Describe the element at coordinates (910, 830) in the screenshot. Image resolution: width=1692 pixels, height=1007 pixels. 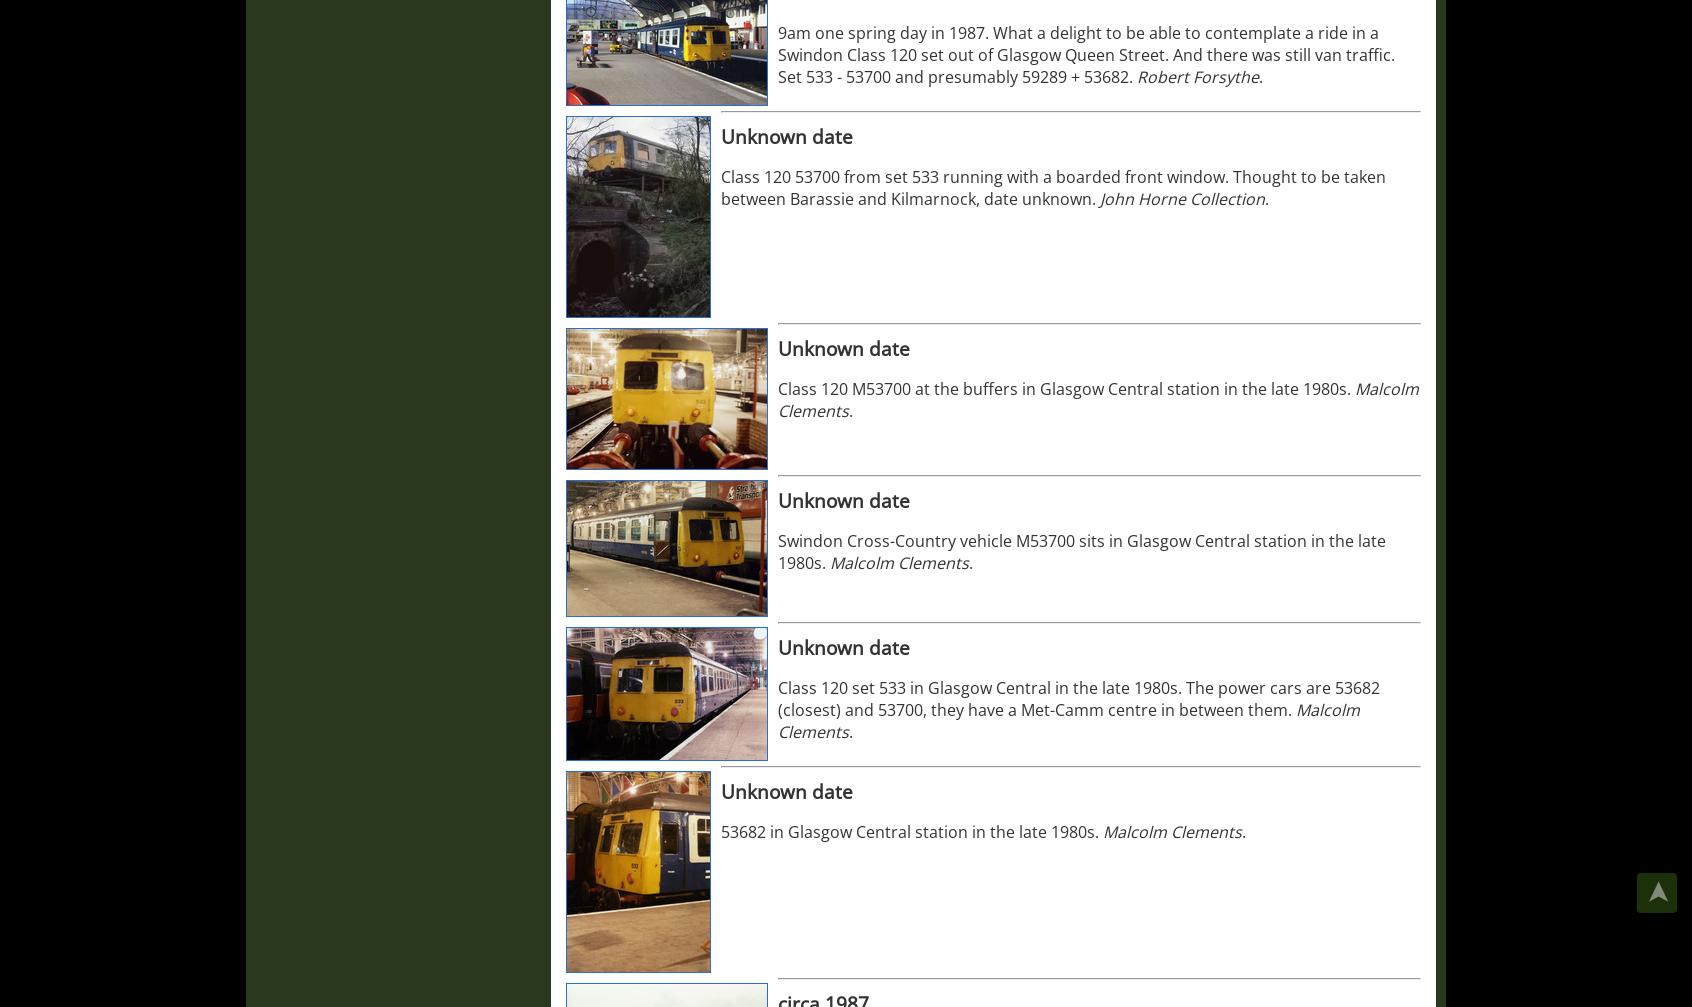
I see `'53682 in Glasgow Central station in the late 1980s.'` at that location.